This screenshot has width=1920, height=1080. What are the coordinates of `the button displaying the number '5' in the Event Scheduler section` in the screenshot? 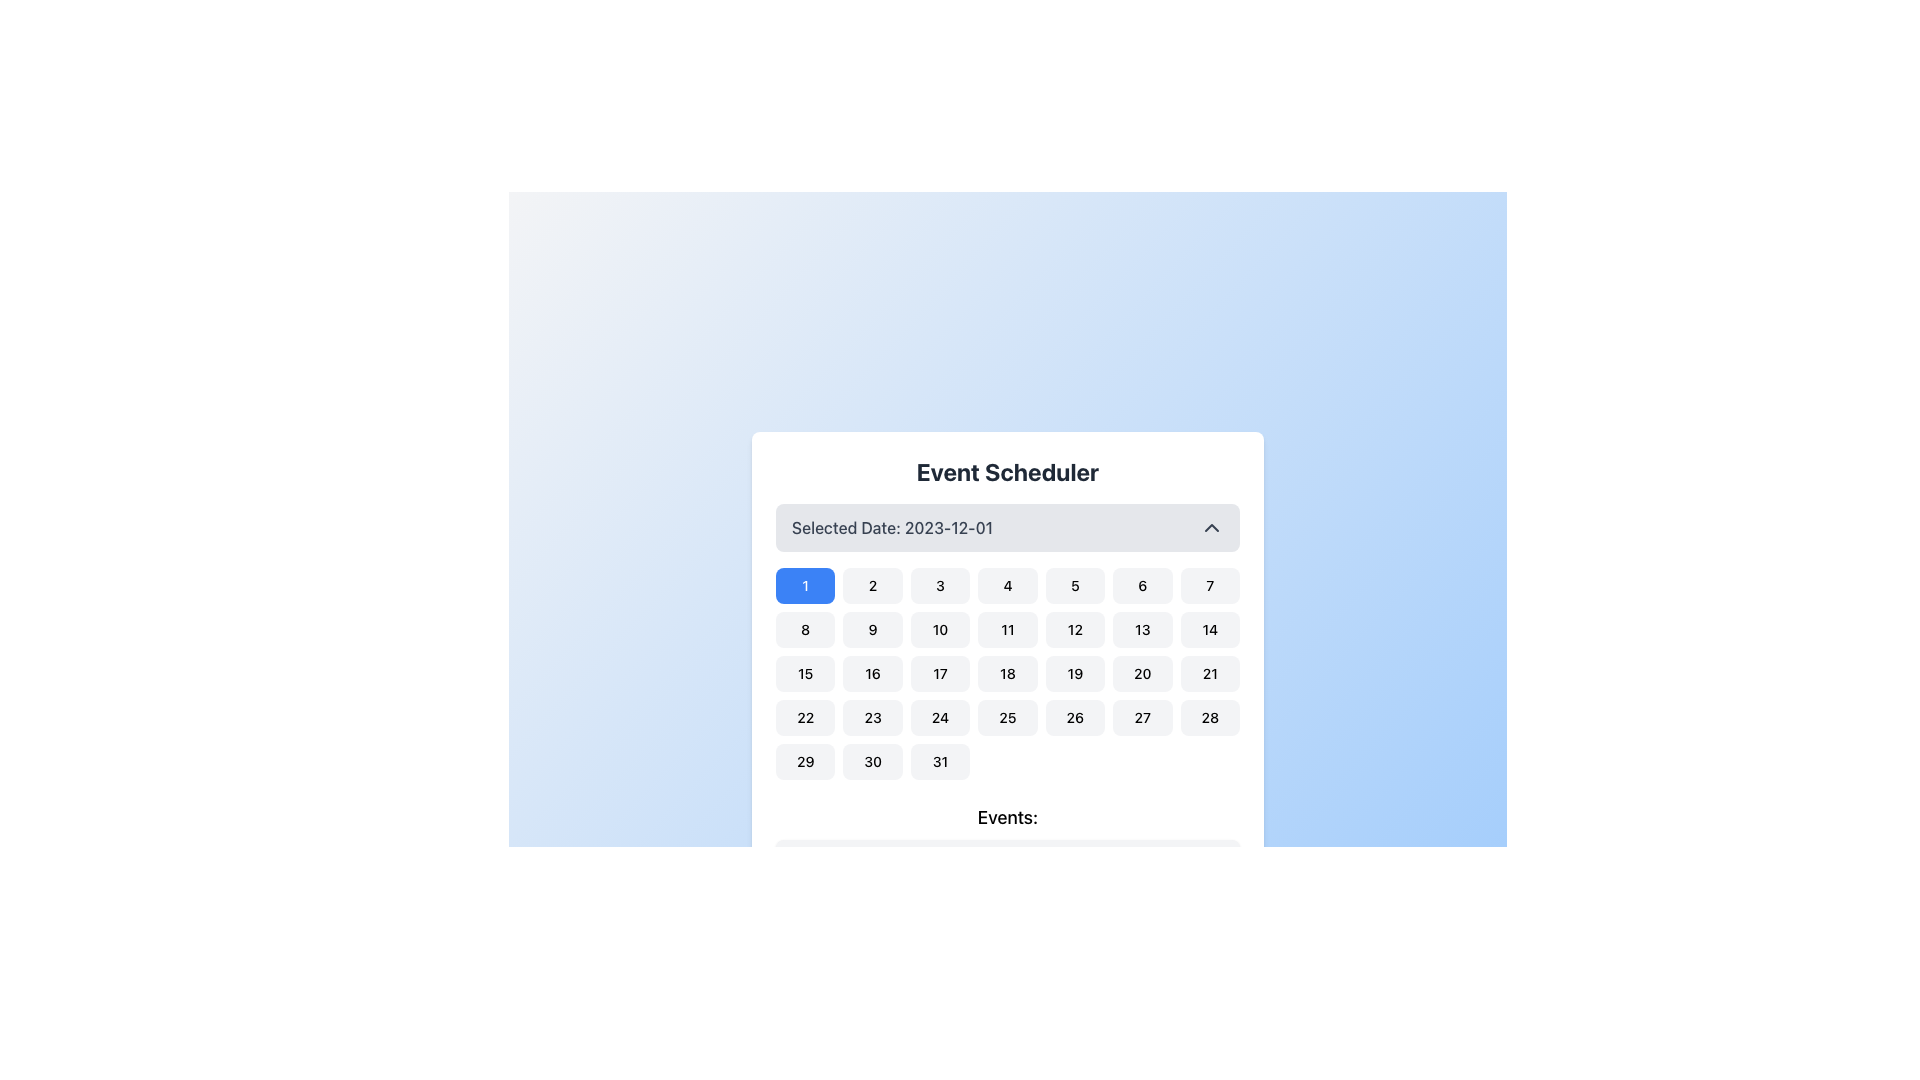 It's located at (1074, 585).